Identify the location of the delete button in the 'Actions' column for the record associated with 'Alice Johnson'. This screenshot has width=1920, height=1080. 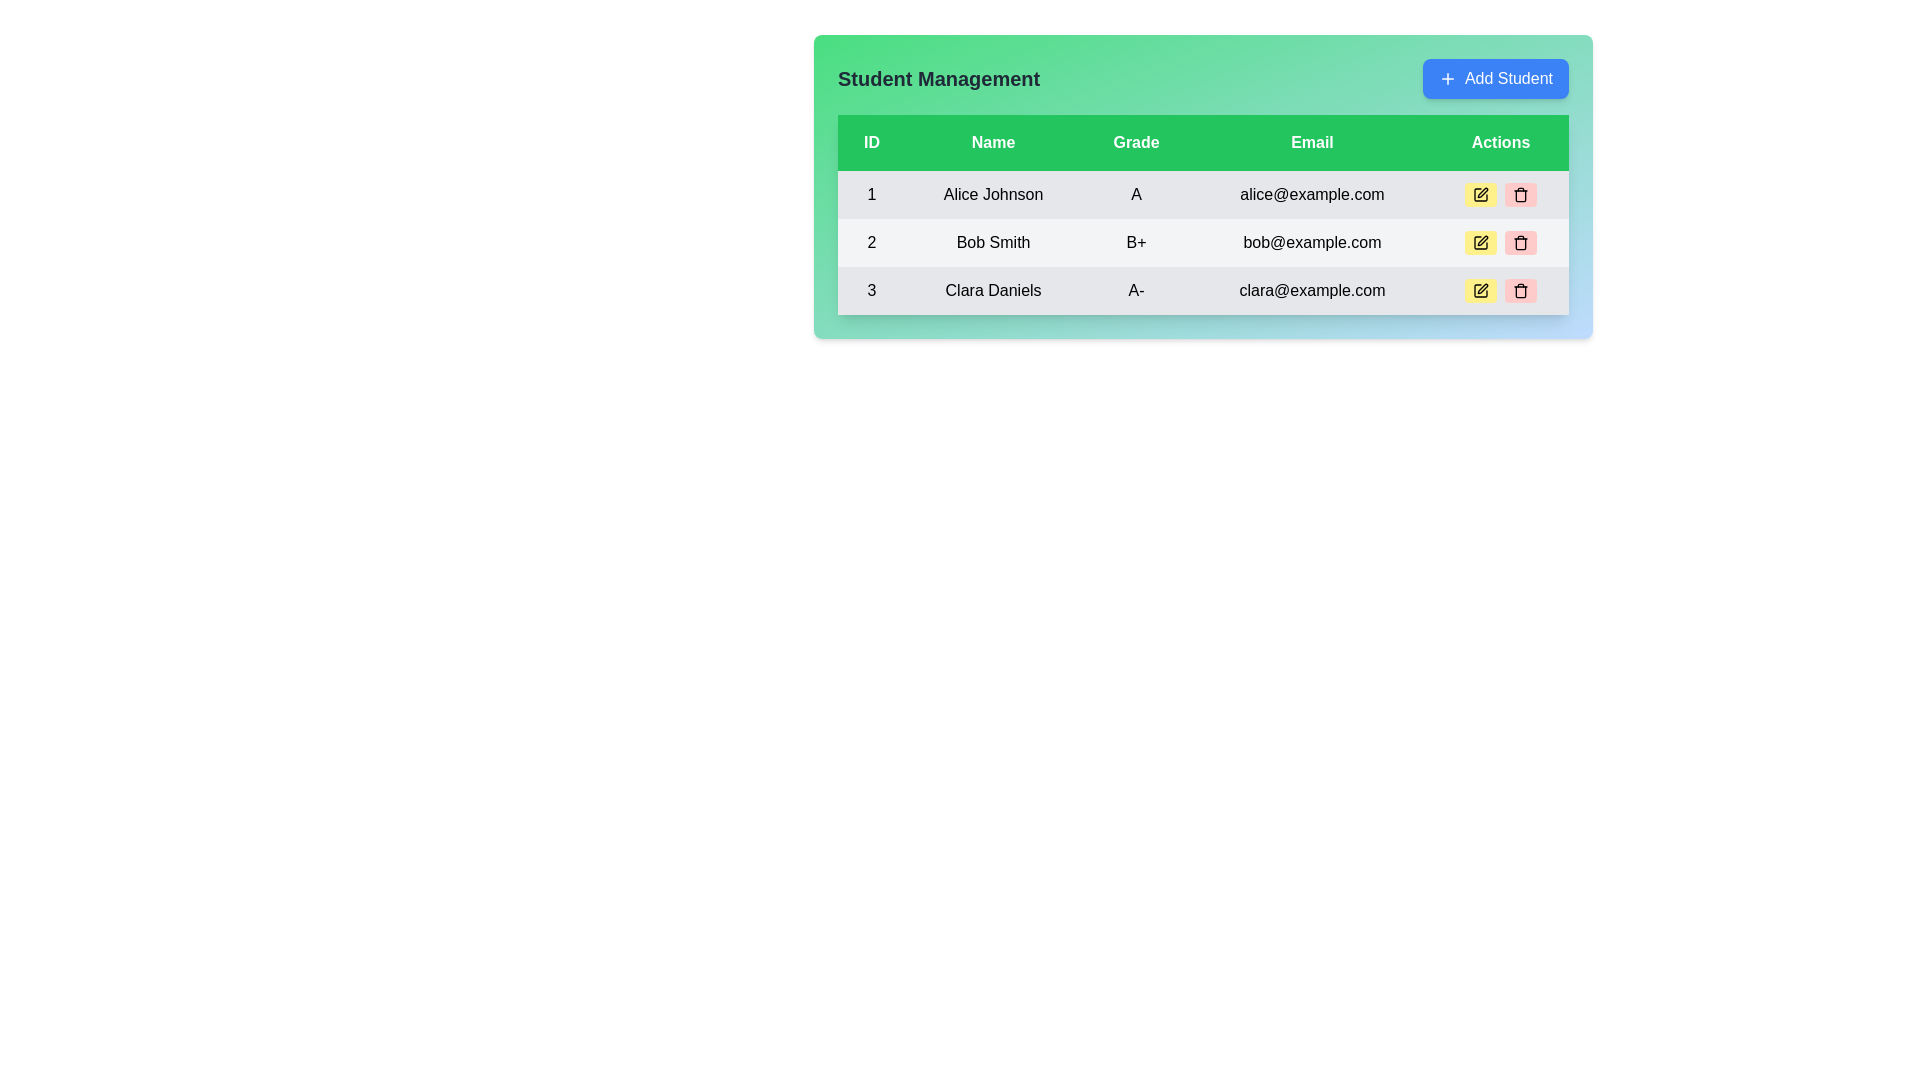
(1520, 195).